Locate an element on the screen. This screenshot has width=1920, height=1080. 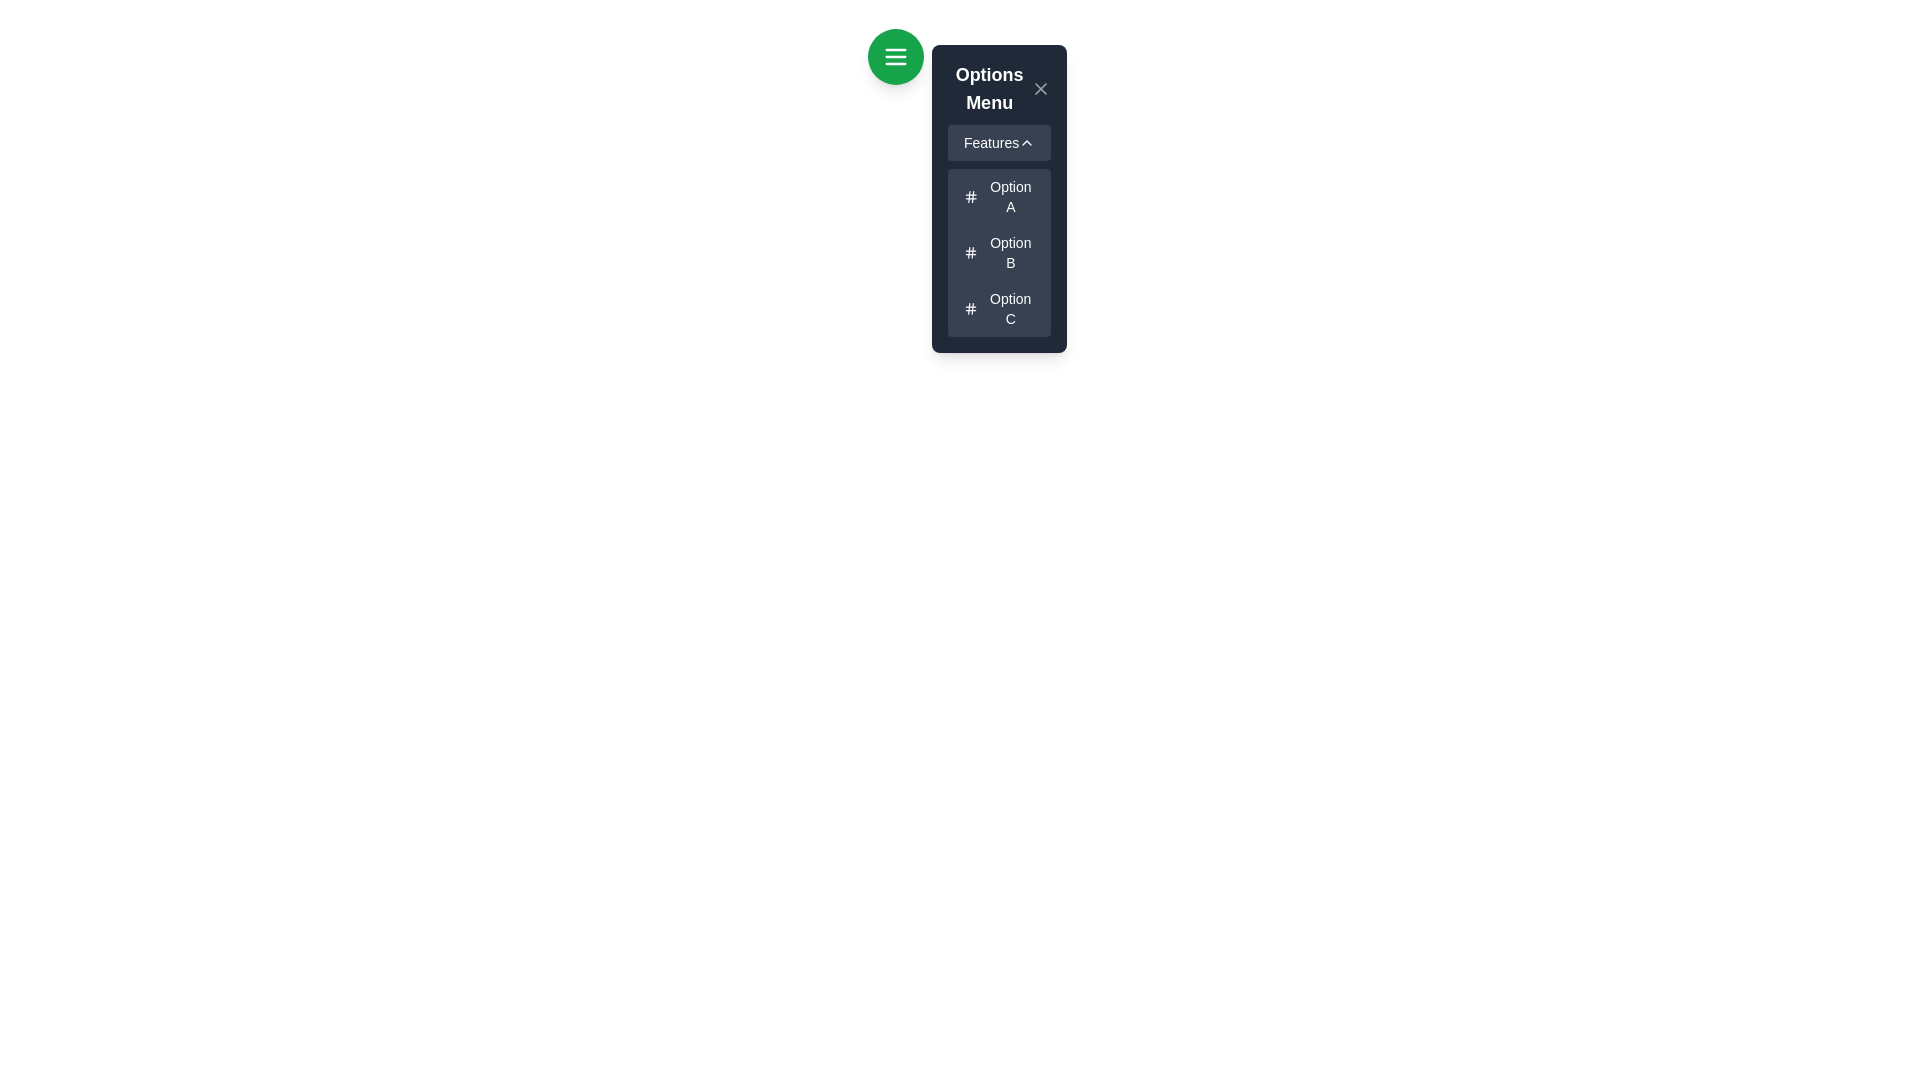
the close button represented by a gray 'X' icon located in the top-right corner of the 'Options Menu' is located at coordinates (1040, 87).